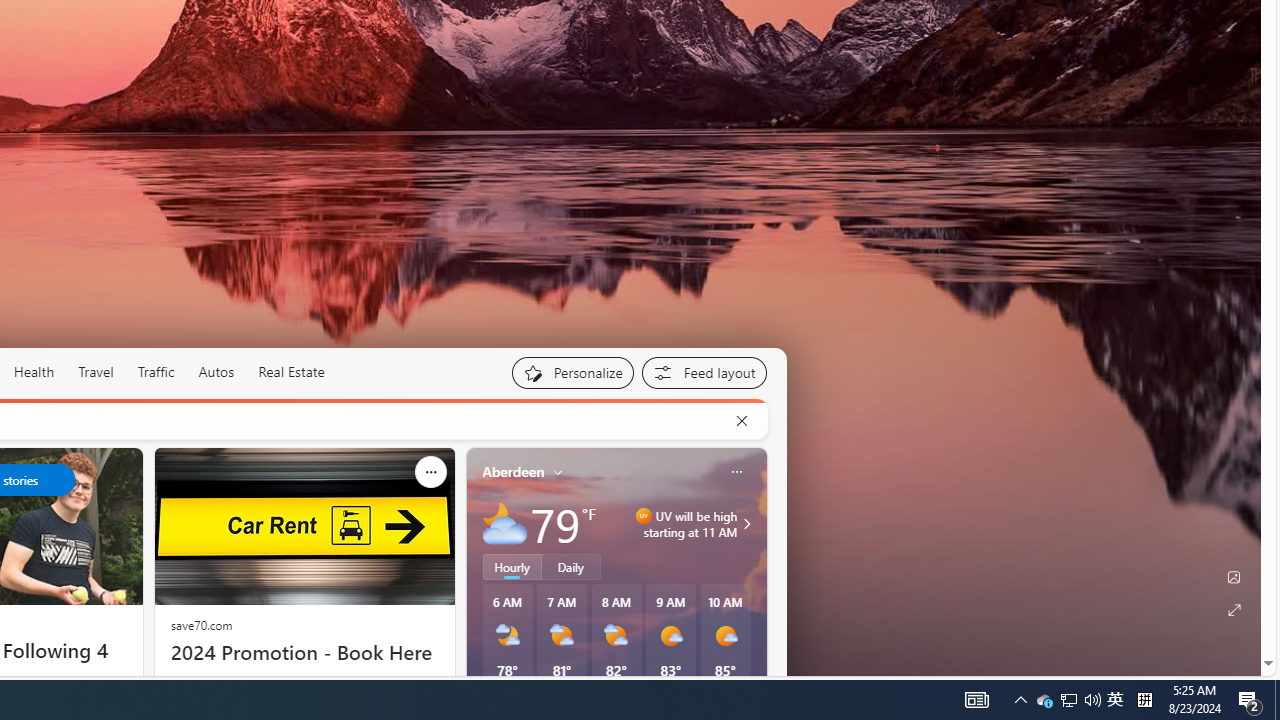 The image size is (1280, 720). I want to click on 'Travel', so click(95, 371).